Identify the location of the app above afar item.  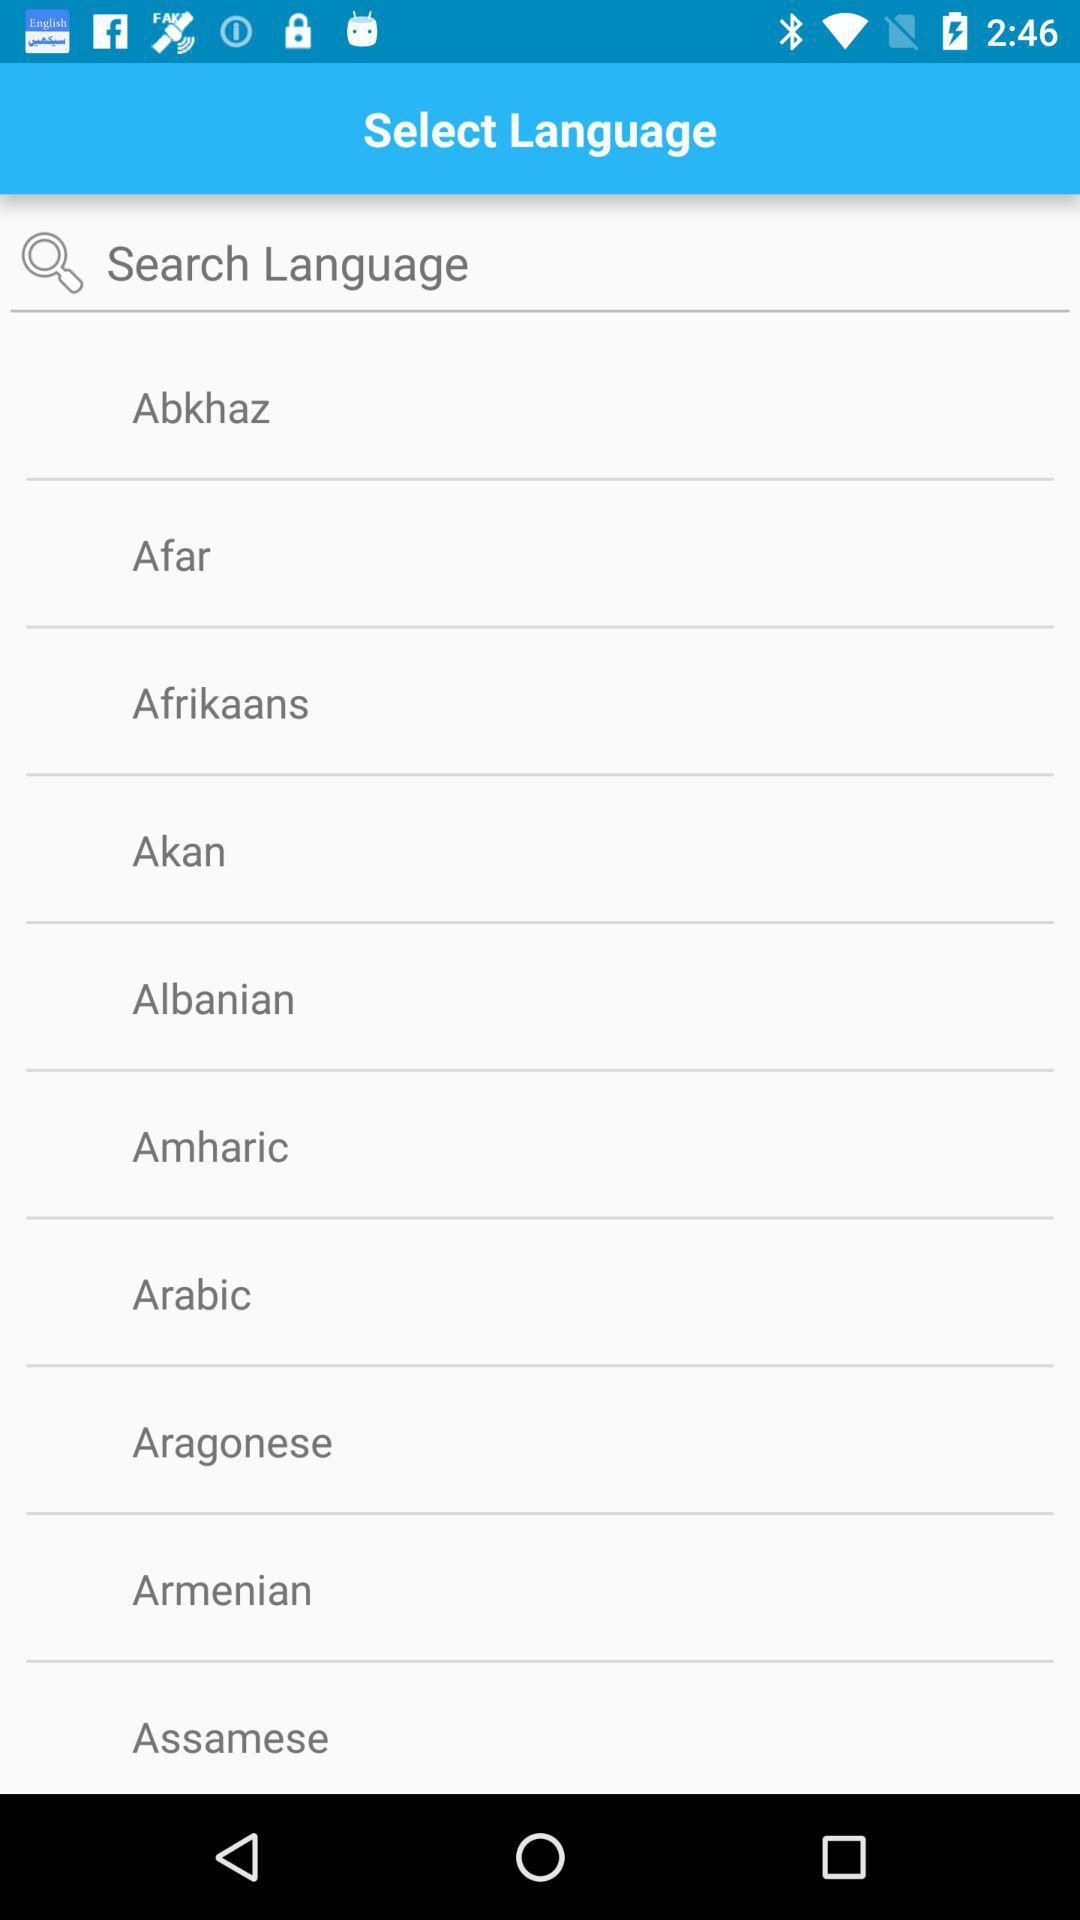
(540, 478).